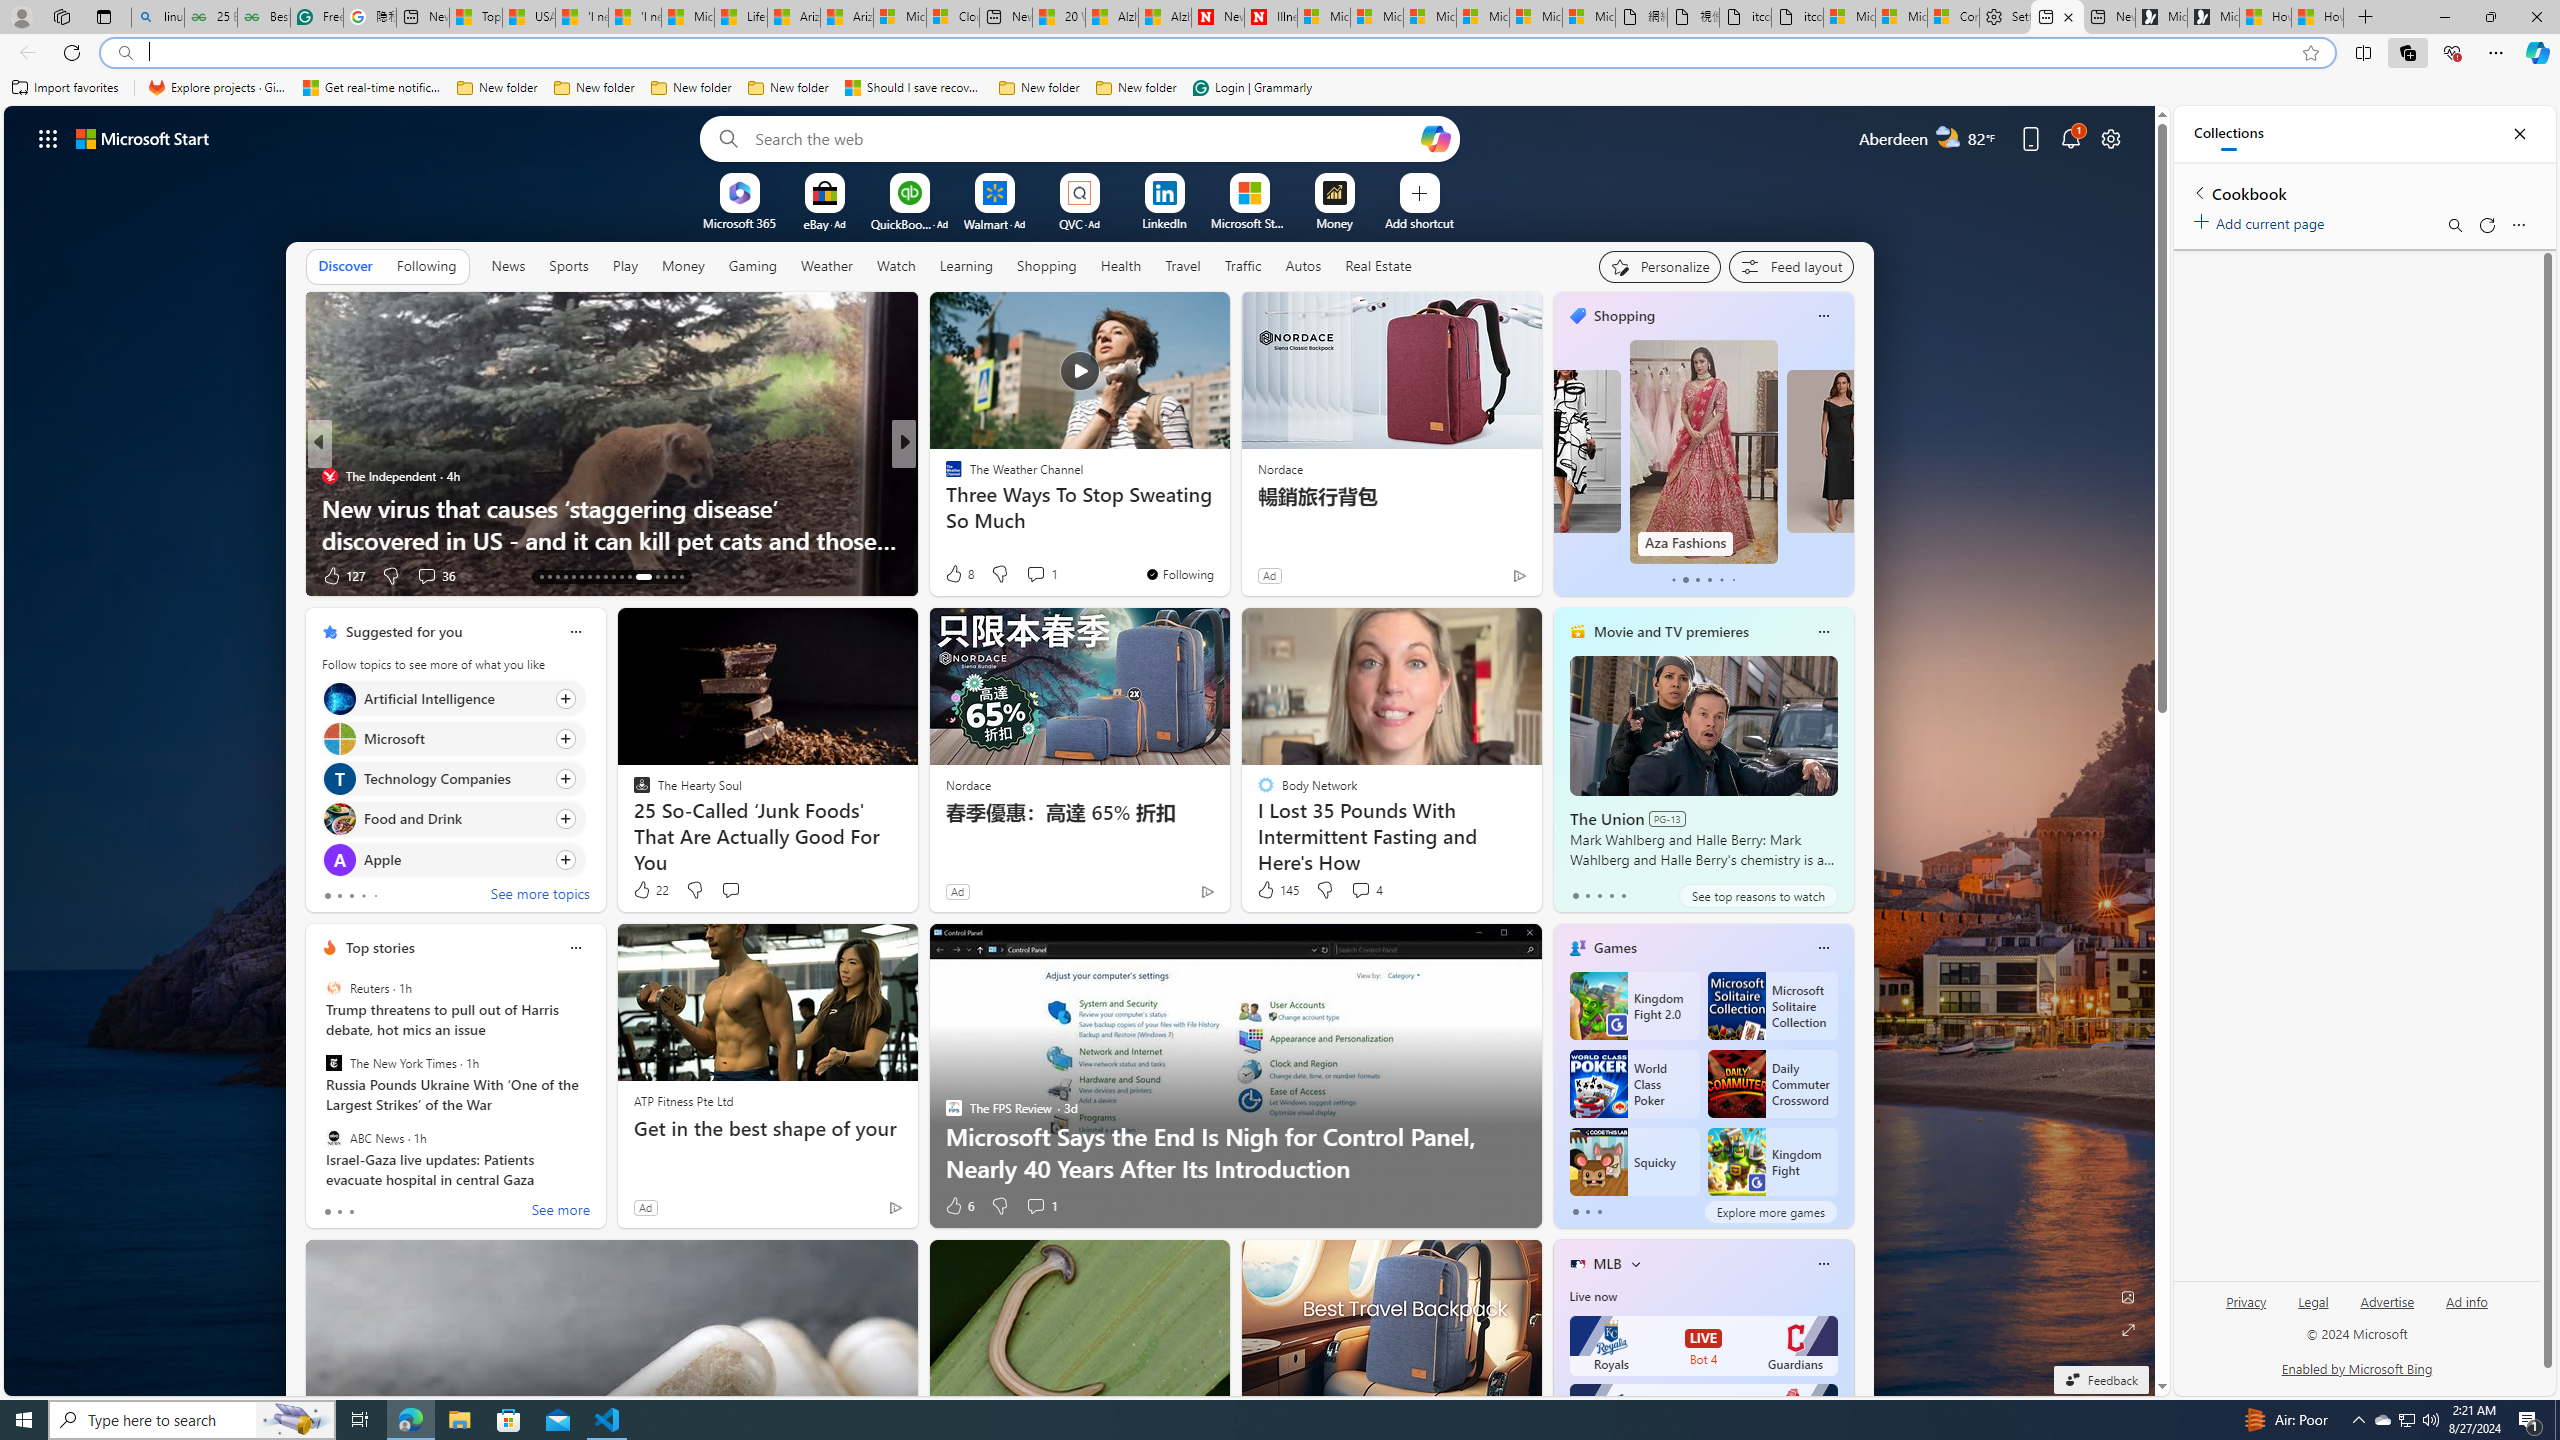  What do you see at coordinates (1606, 1263) in the screenshot?
I see `'MLB'` at bounding box center [1606, 1263].